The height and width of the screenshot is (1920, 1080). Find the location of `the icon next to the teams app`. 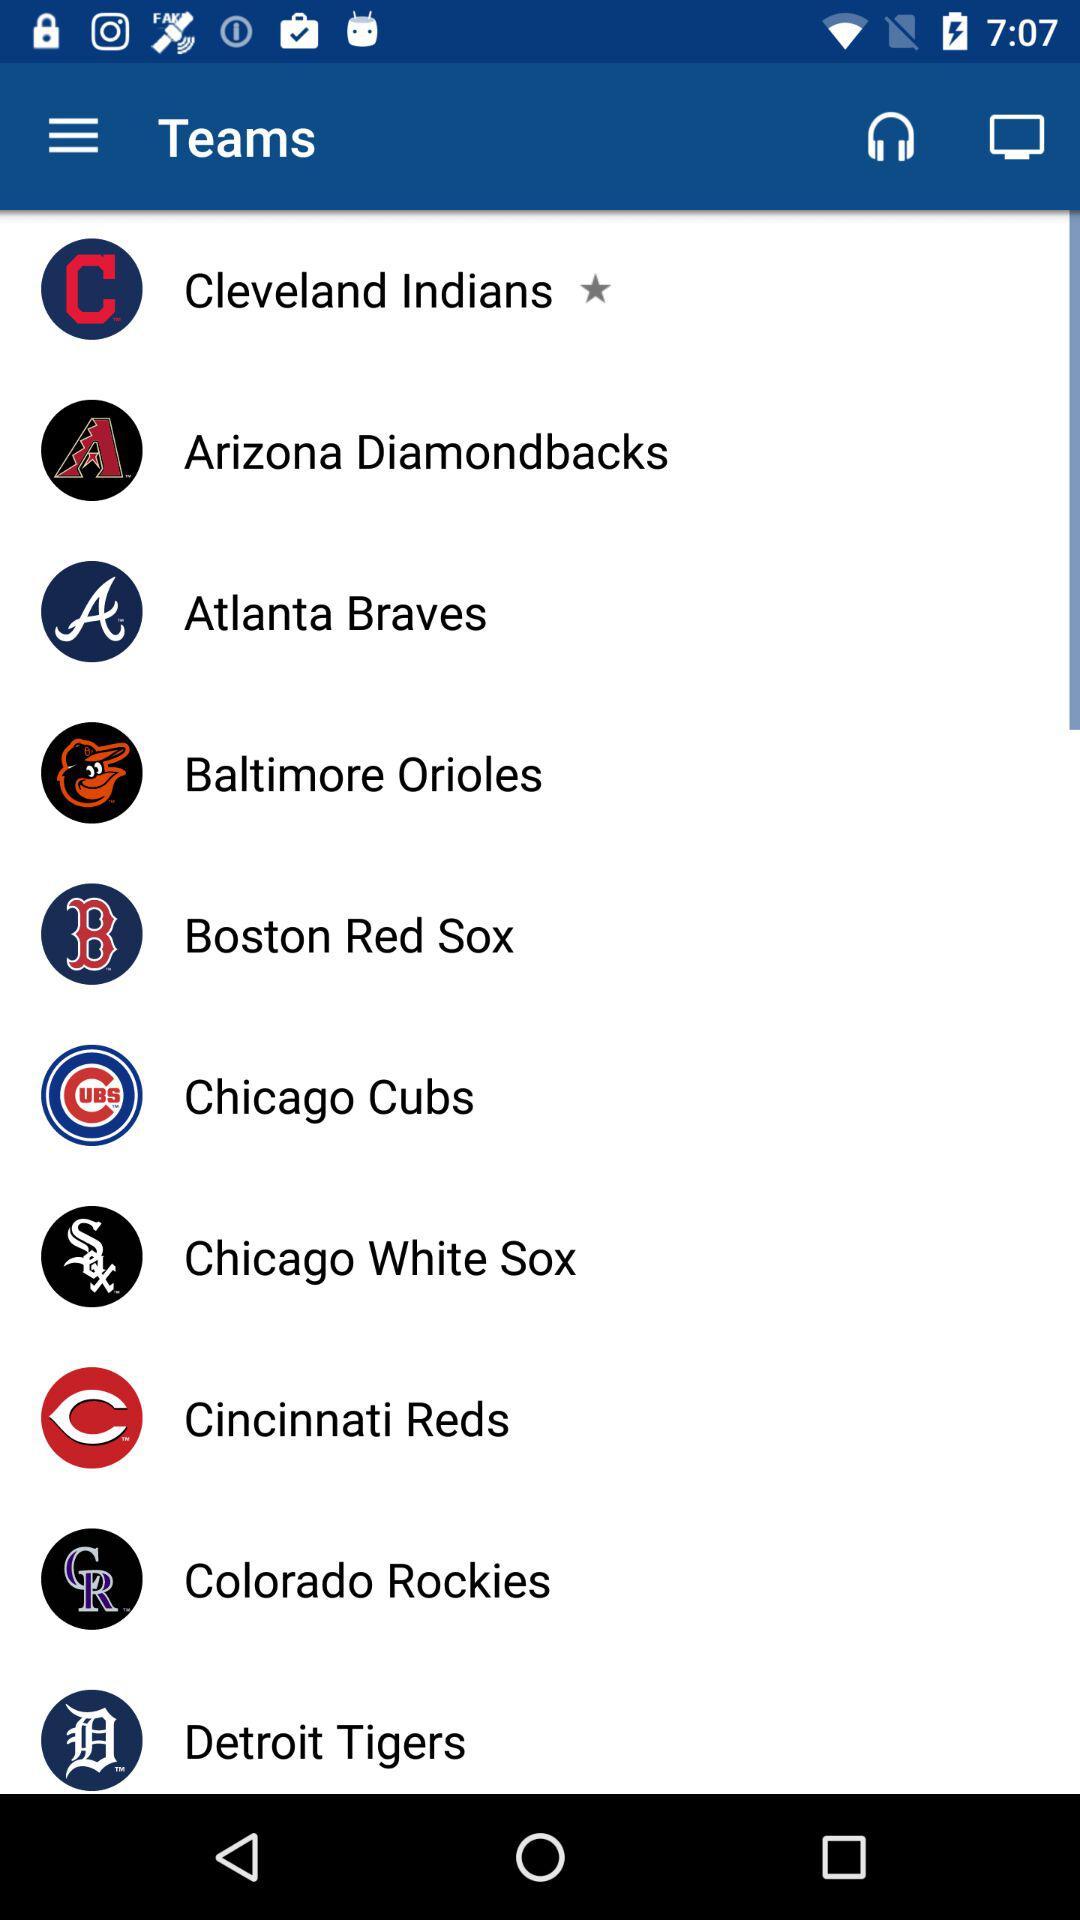

the icon next to the teams app is located at coordinates (72, 135).